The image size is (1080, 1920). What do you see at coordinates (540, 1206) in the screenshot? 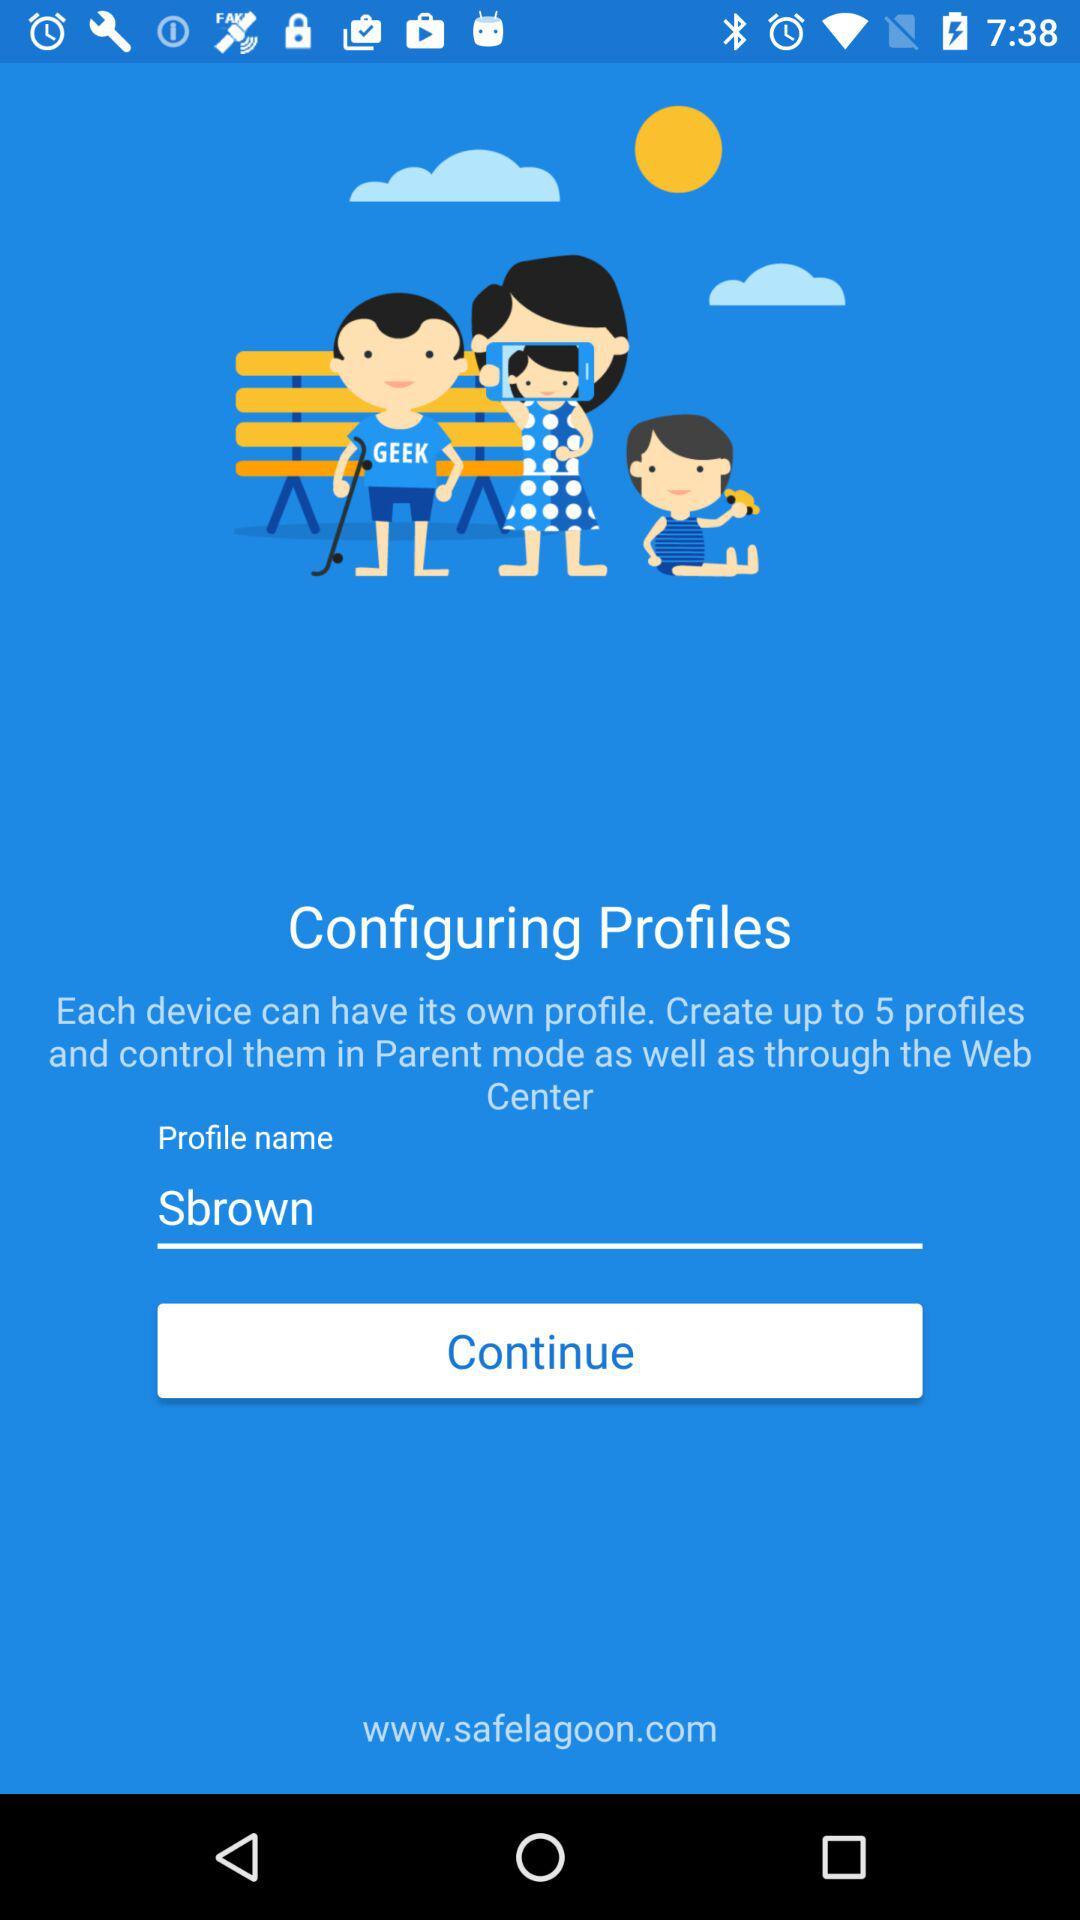
I see `item above the continue icon` at bounding box center [540, 1206].